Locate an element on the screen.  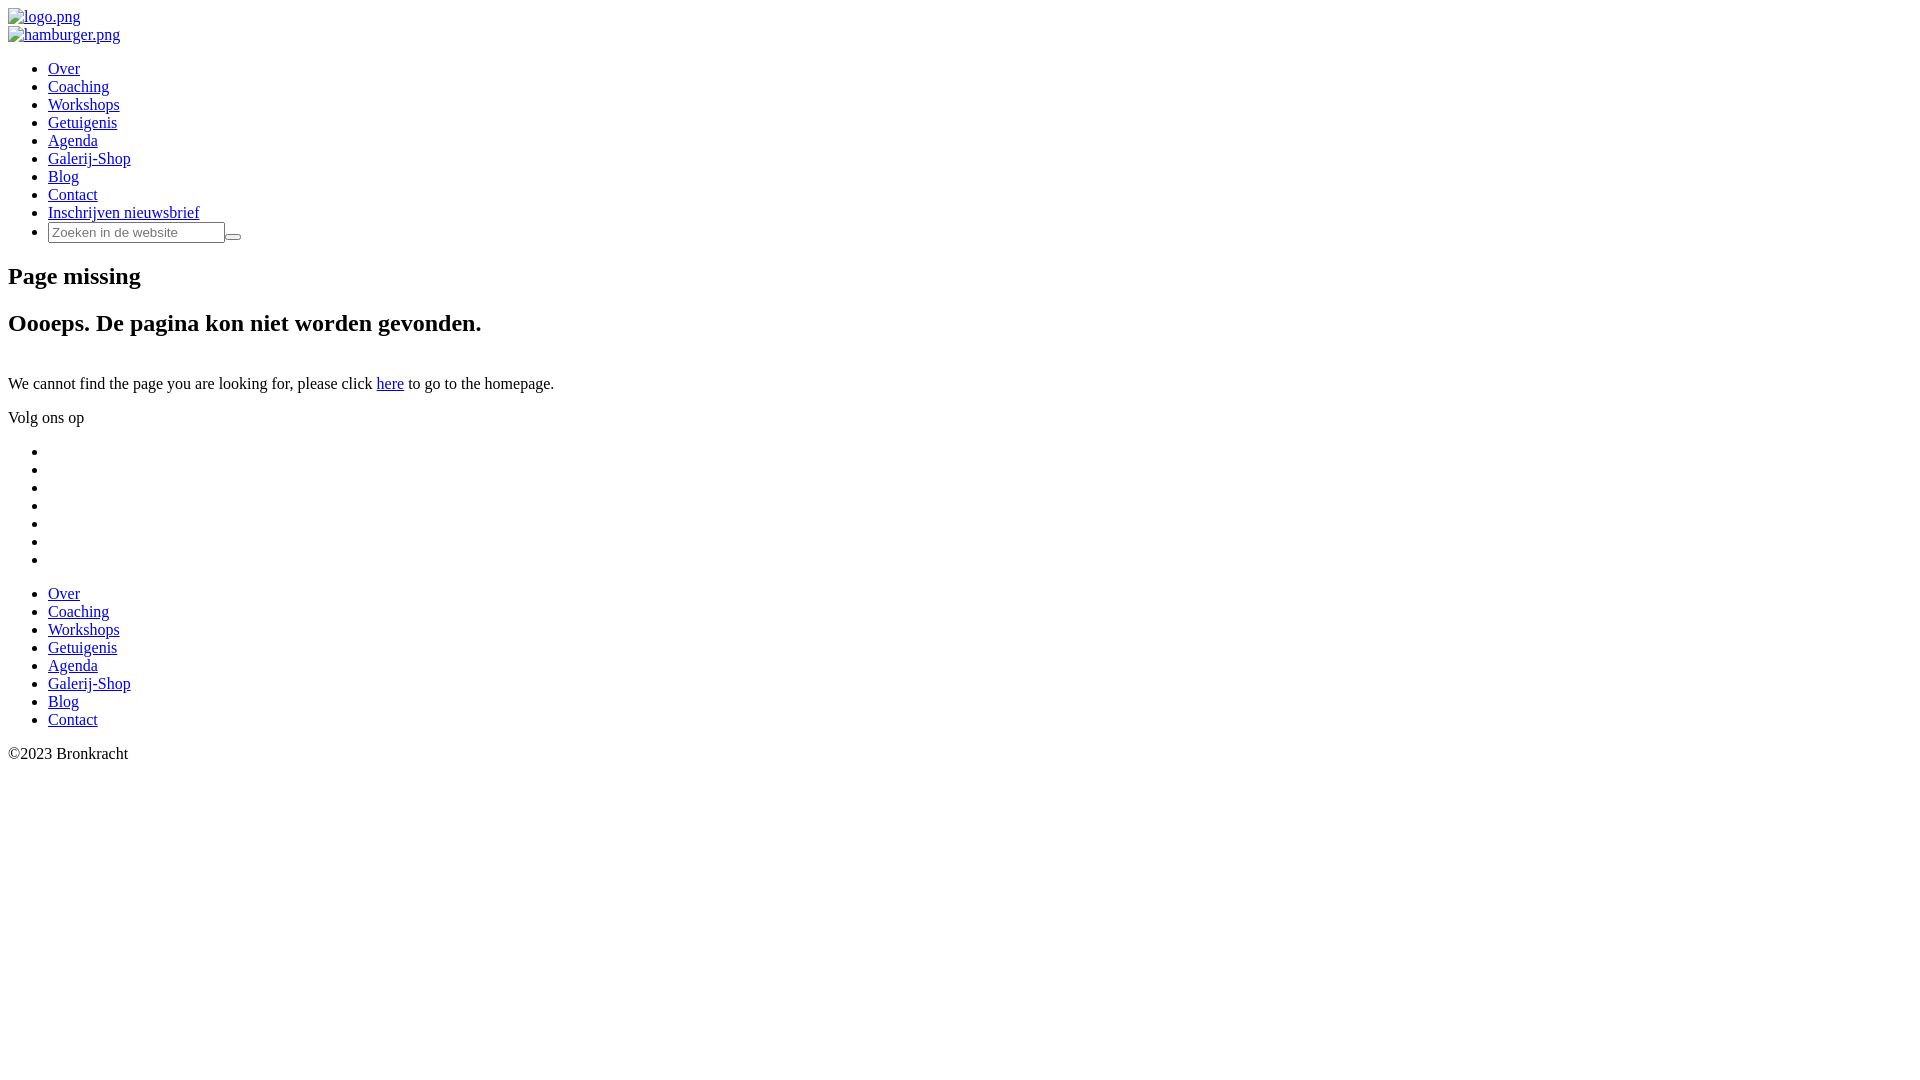
'Blog' is located at coordinates (48, 175).